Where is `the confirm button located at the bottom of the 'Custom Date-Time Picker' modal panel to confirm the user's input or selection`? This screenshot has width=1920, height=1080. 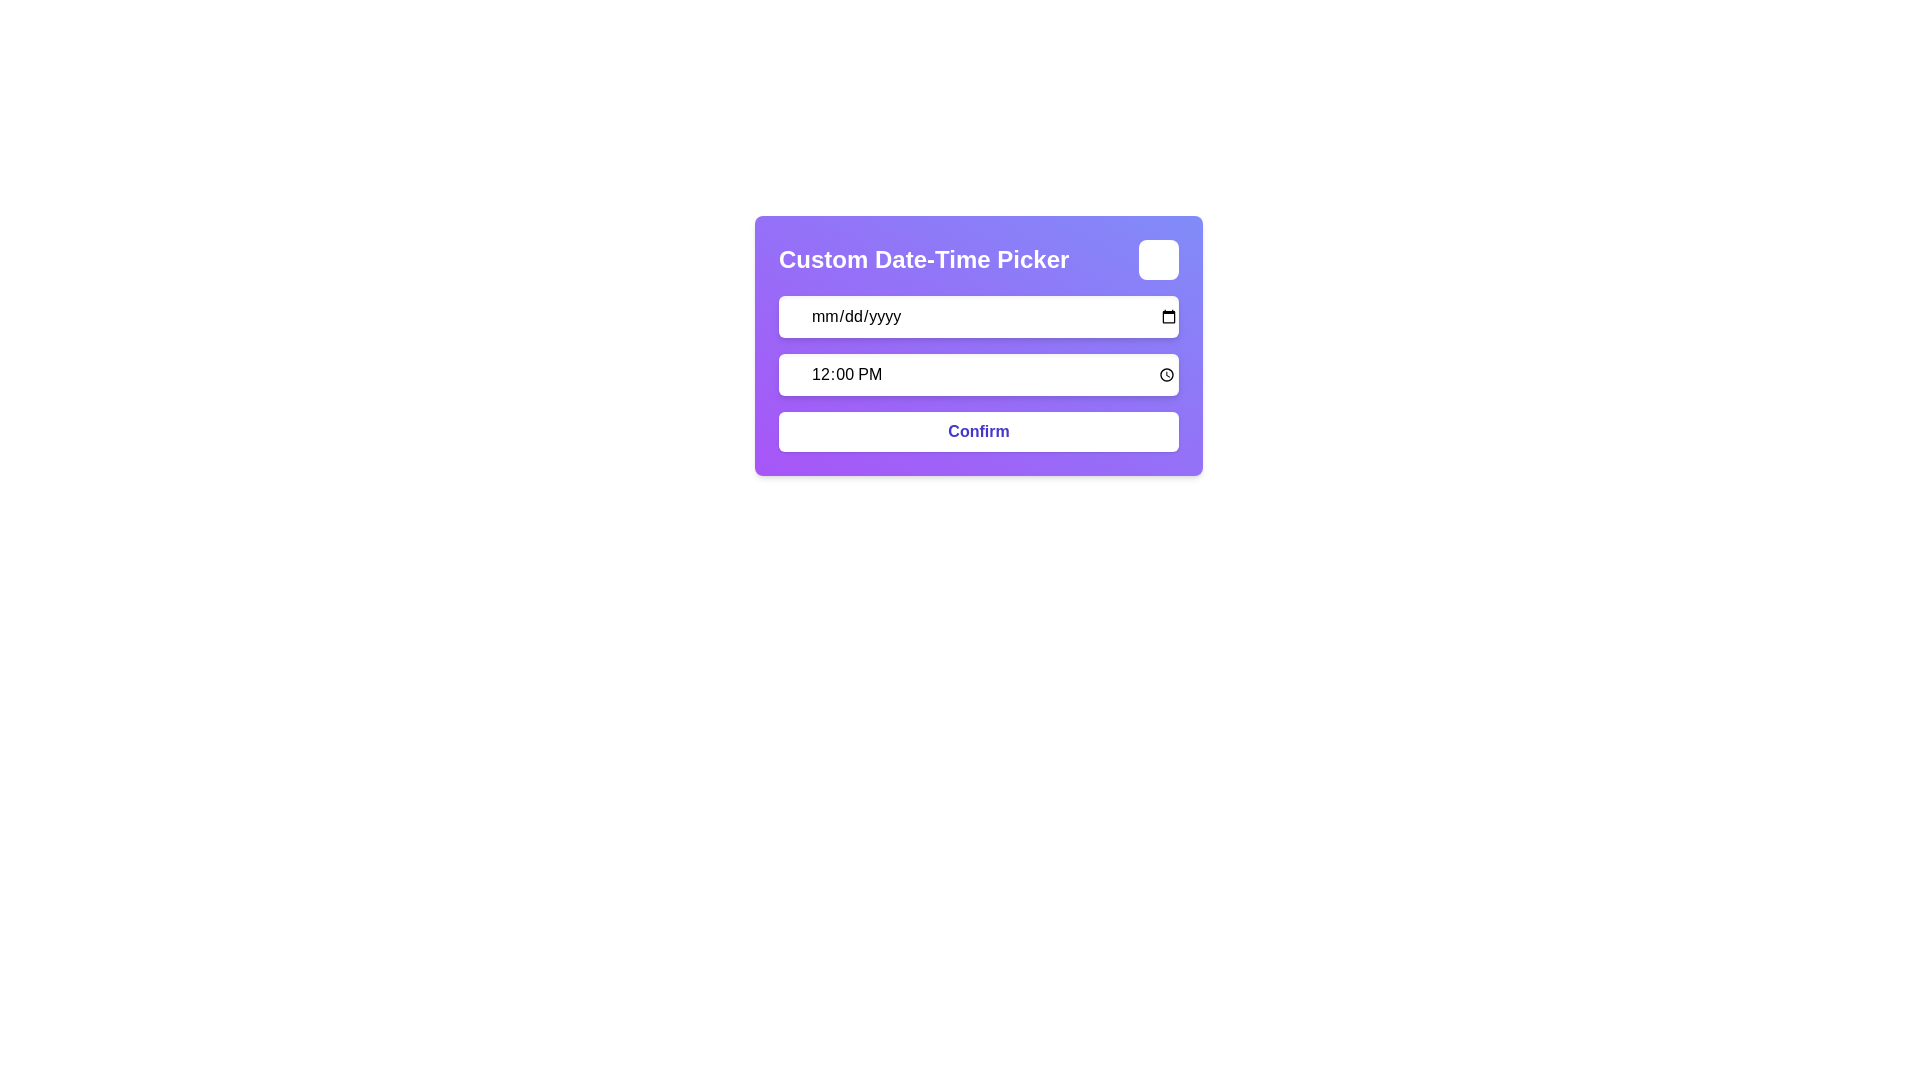 the confirm button located at the bottom of the 'Custom Date-Time Picker' modal panel to confirm the user's input or selection is located at coordinates (979, 431).